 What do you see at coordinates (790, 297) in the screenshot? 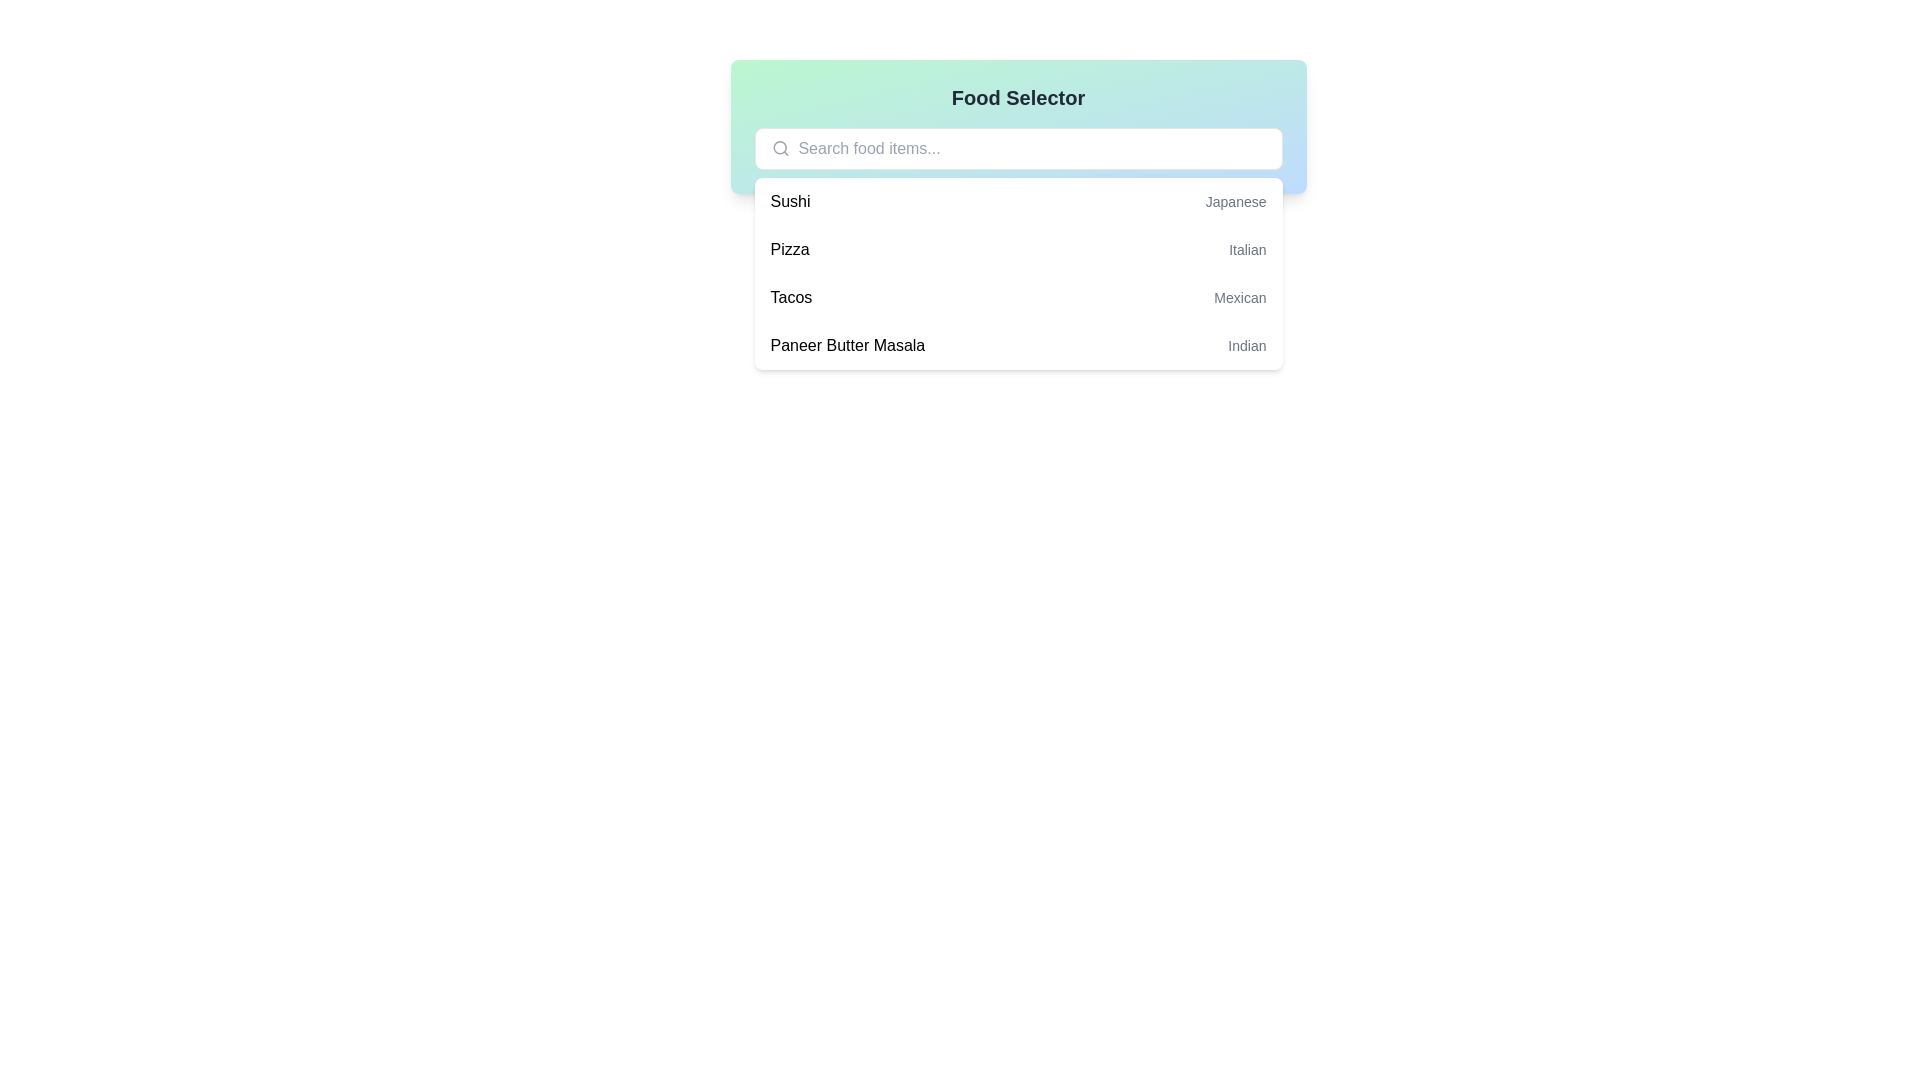
I see `on the 'Tacos' text element, which is the first item in a dropdown menu of food items, displayed in bold black font on a white background` at bounding box center [790, 297].